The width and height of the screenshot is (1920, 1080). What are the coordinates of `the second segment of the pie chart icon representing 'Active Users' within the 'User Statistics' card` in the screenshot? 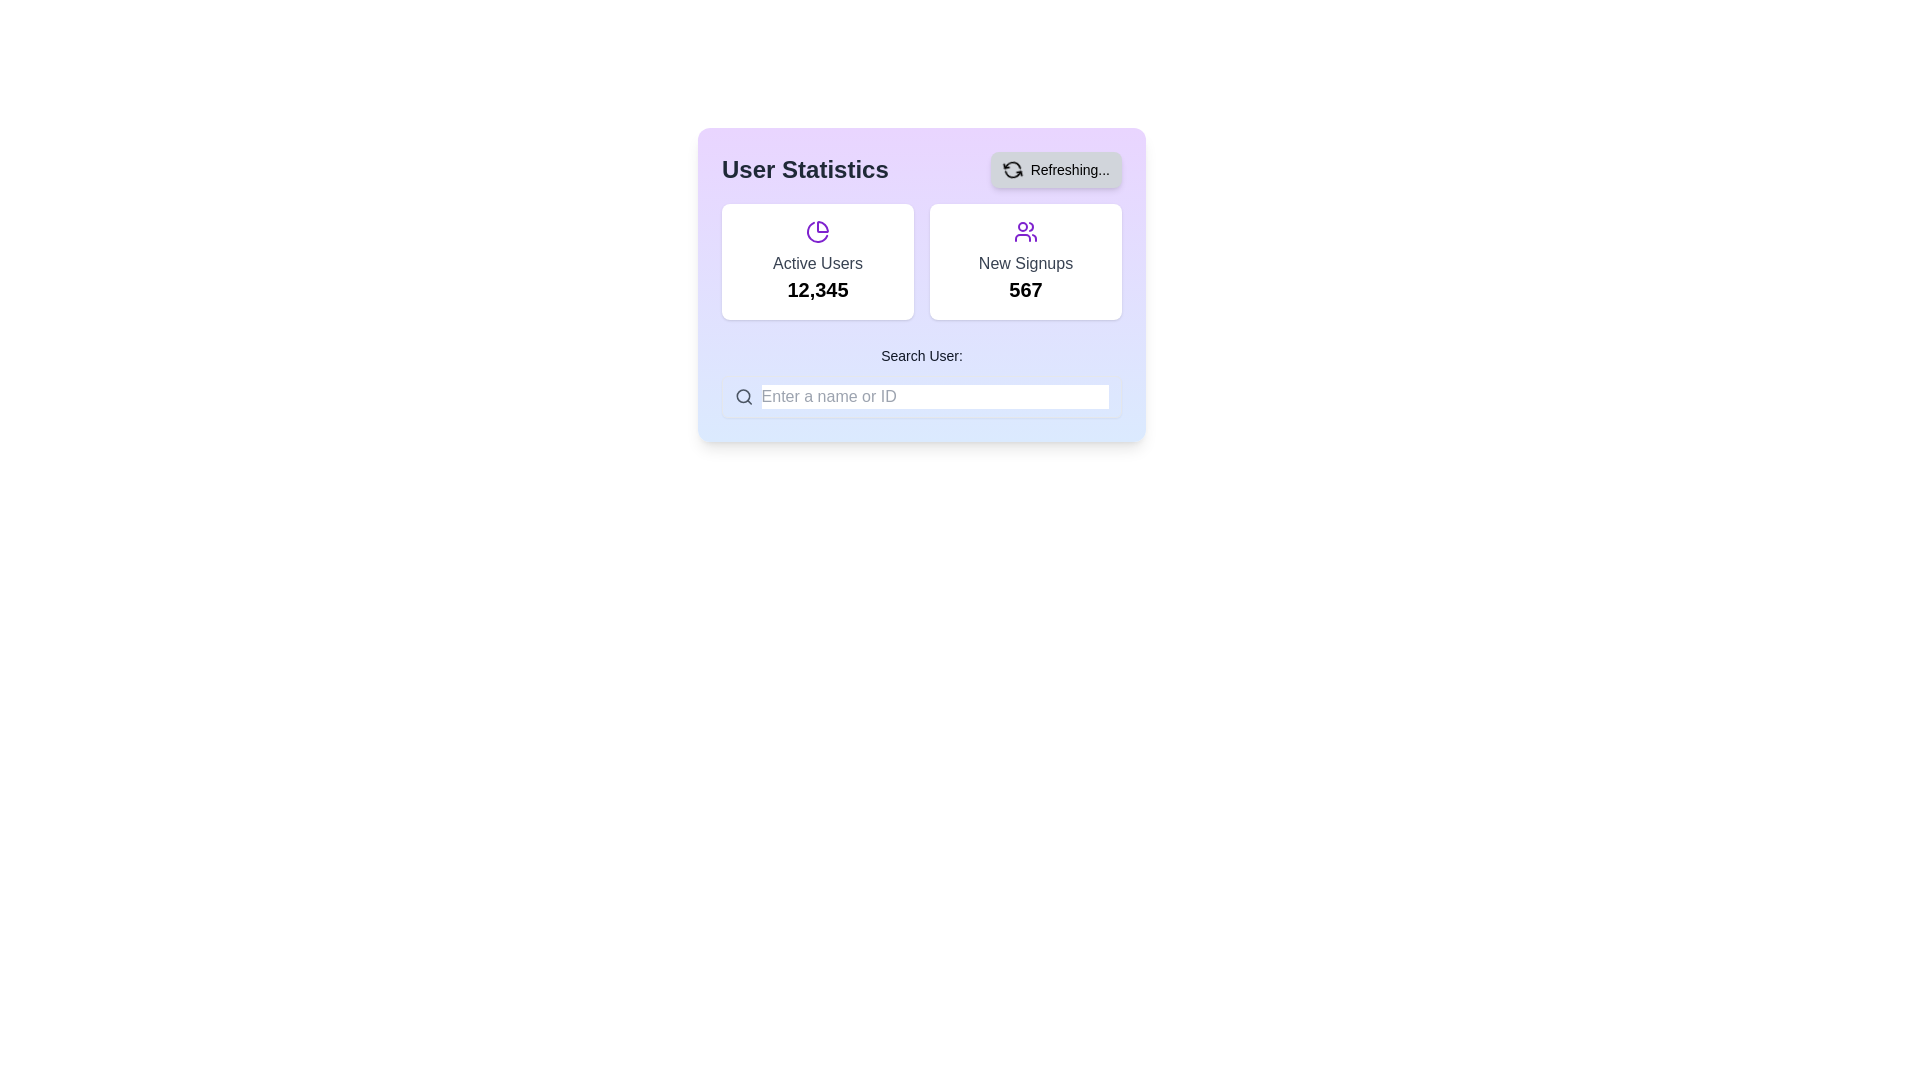 It's located at (816, 230).